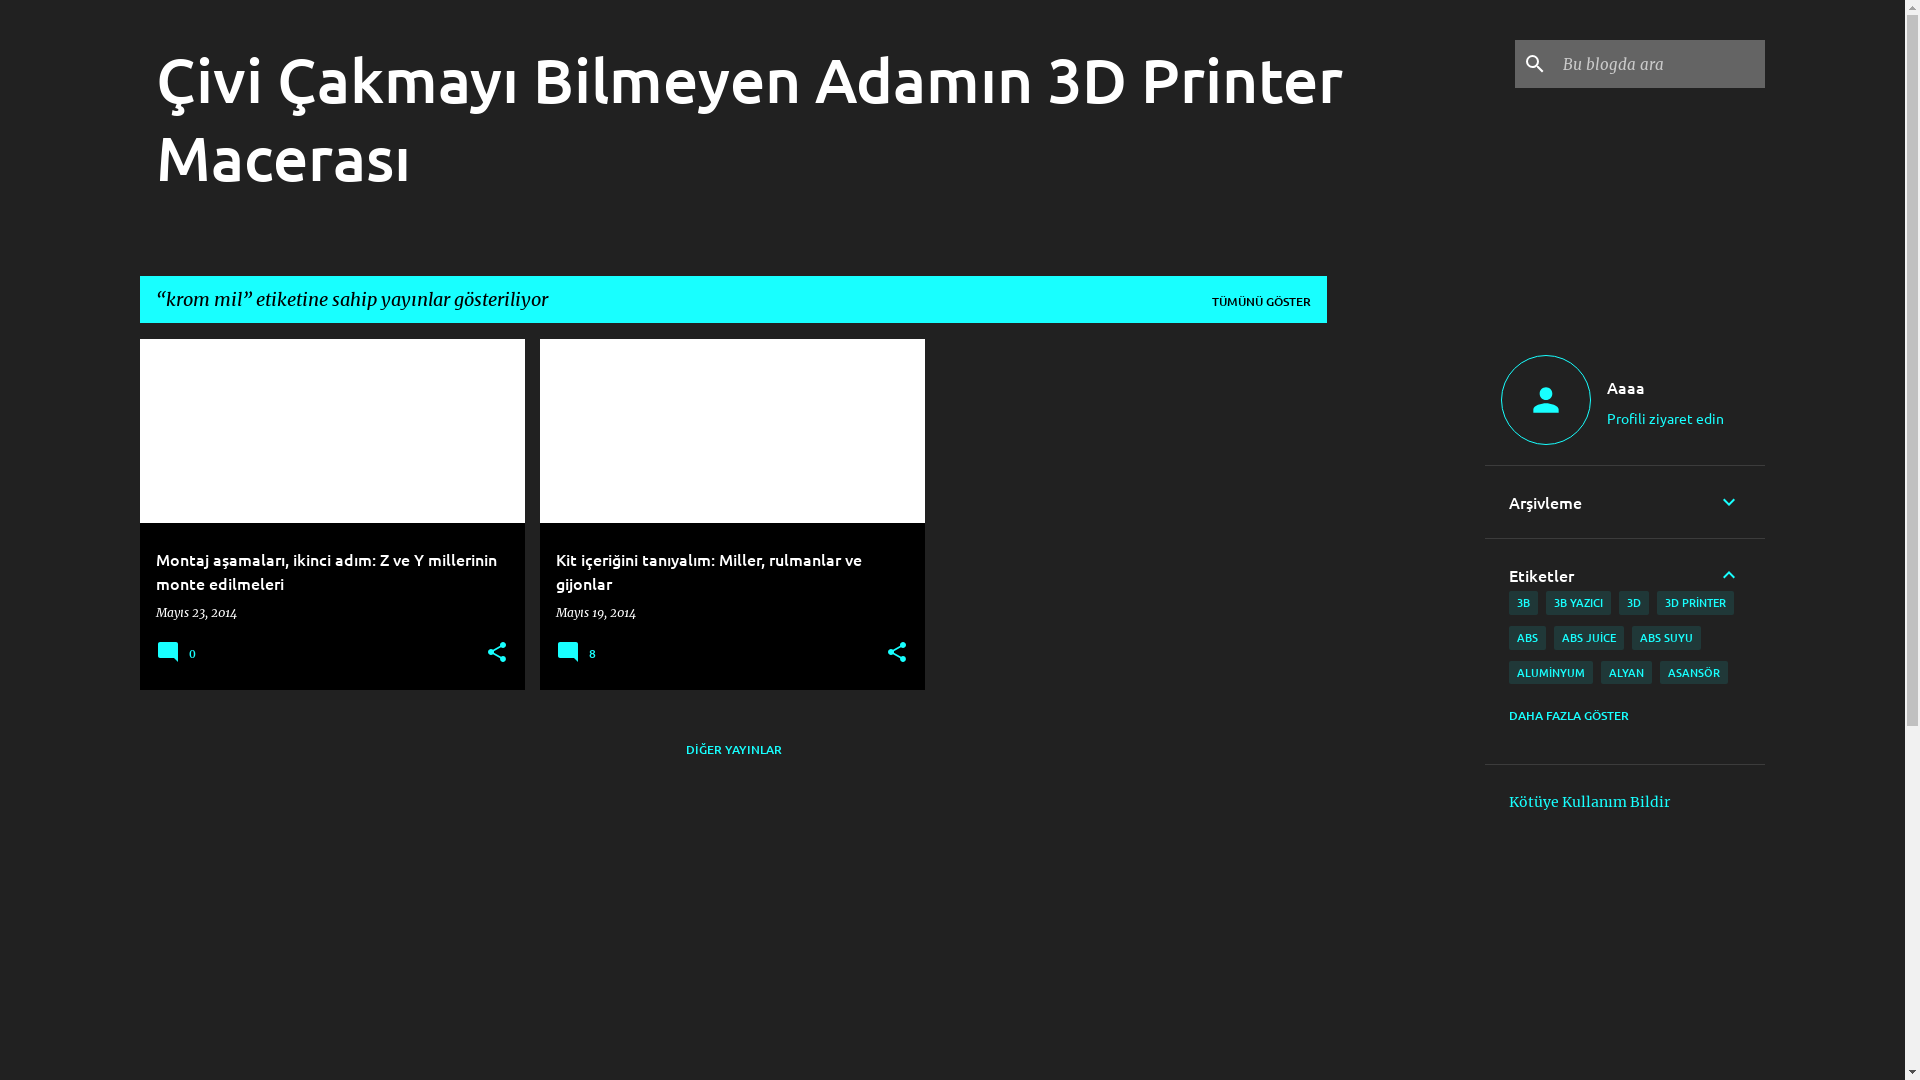  I want to click on 'ABS', so click(1526, 637).